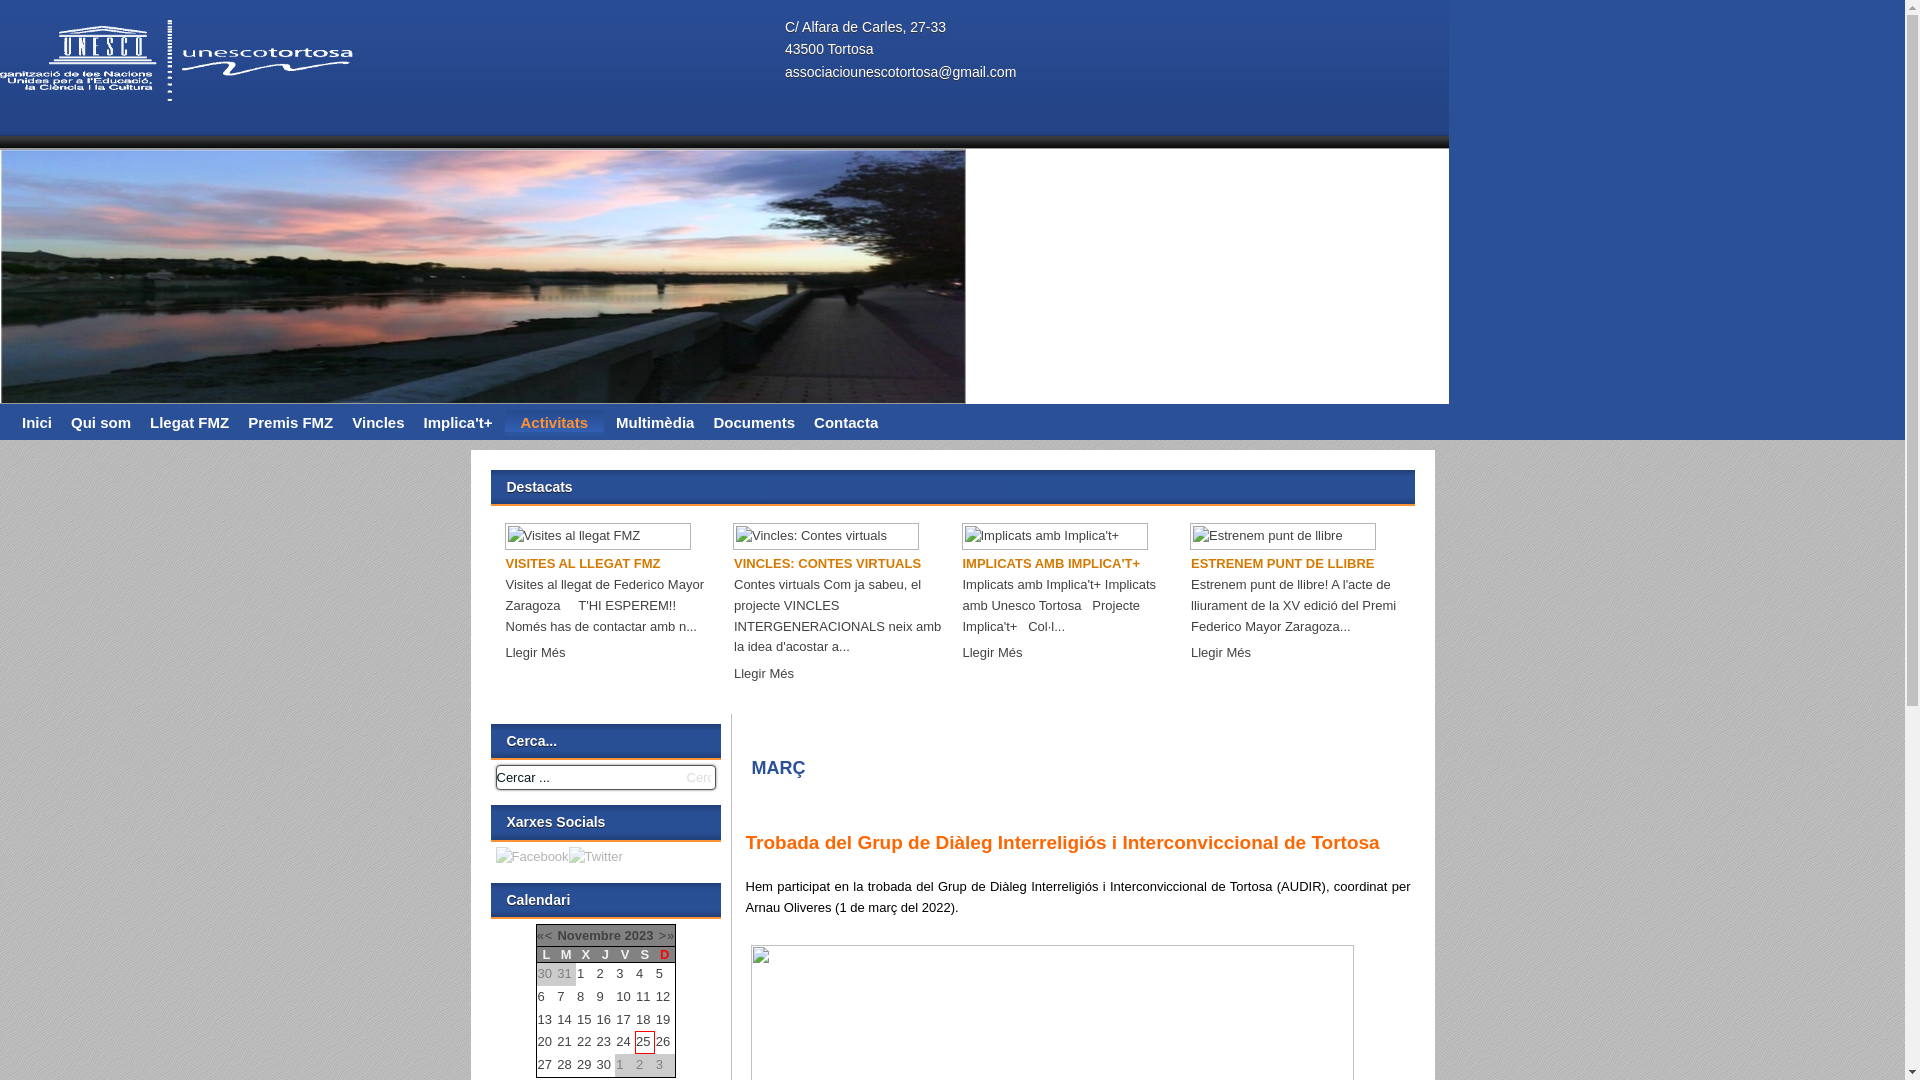  What do you see at coordinates (532, 856) in the screenshot?
I see `'Facebook'` at bounding box center [532, 856].